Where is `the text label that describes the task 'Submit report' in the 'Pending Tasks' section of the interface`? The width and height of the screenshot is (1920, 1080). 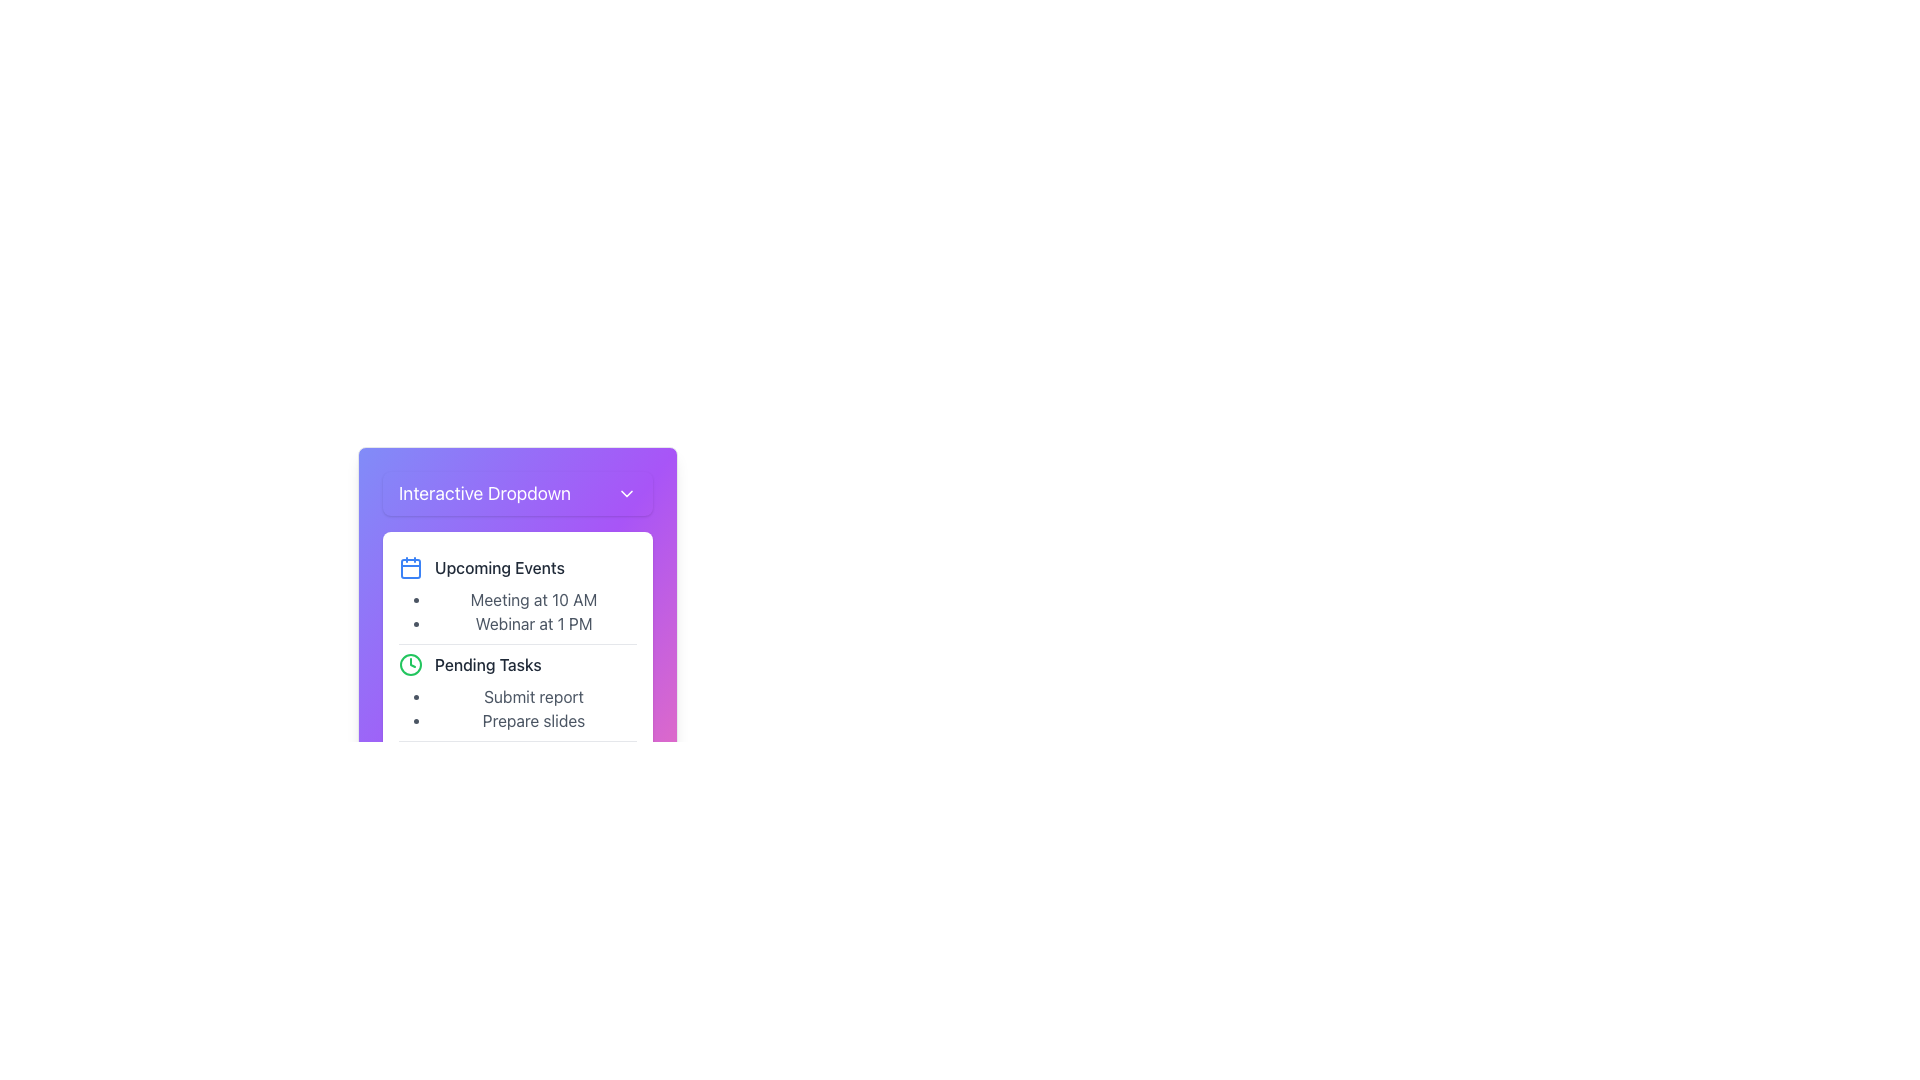 the text label that describes the task 'Submit report' in the 'Pending Tasks' section of the interface is located at coordinates (533, 696).